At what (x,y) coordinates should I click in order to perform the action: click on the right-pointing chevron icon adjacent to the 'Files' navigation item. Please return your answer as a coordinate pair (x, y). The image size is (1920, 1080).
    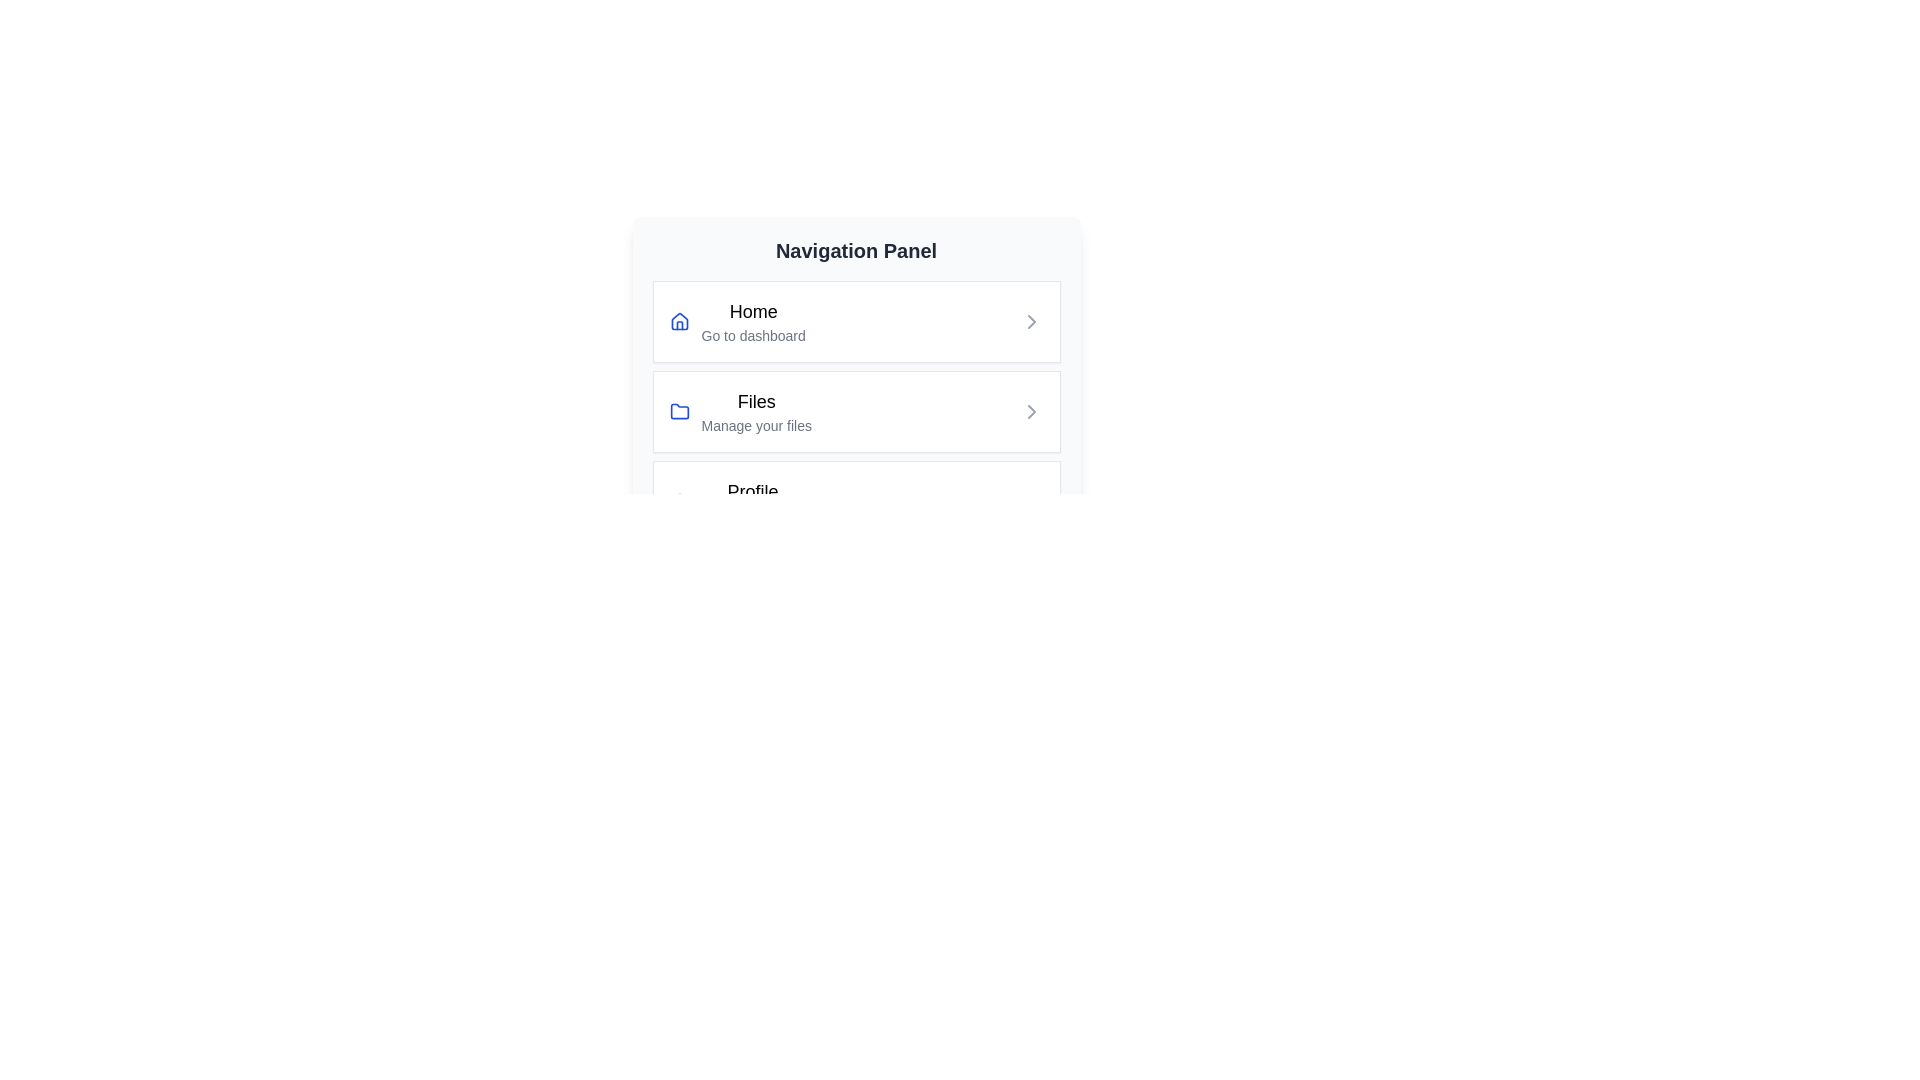
    Looking at the image, I should click on (1031, 411).